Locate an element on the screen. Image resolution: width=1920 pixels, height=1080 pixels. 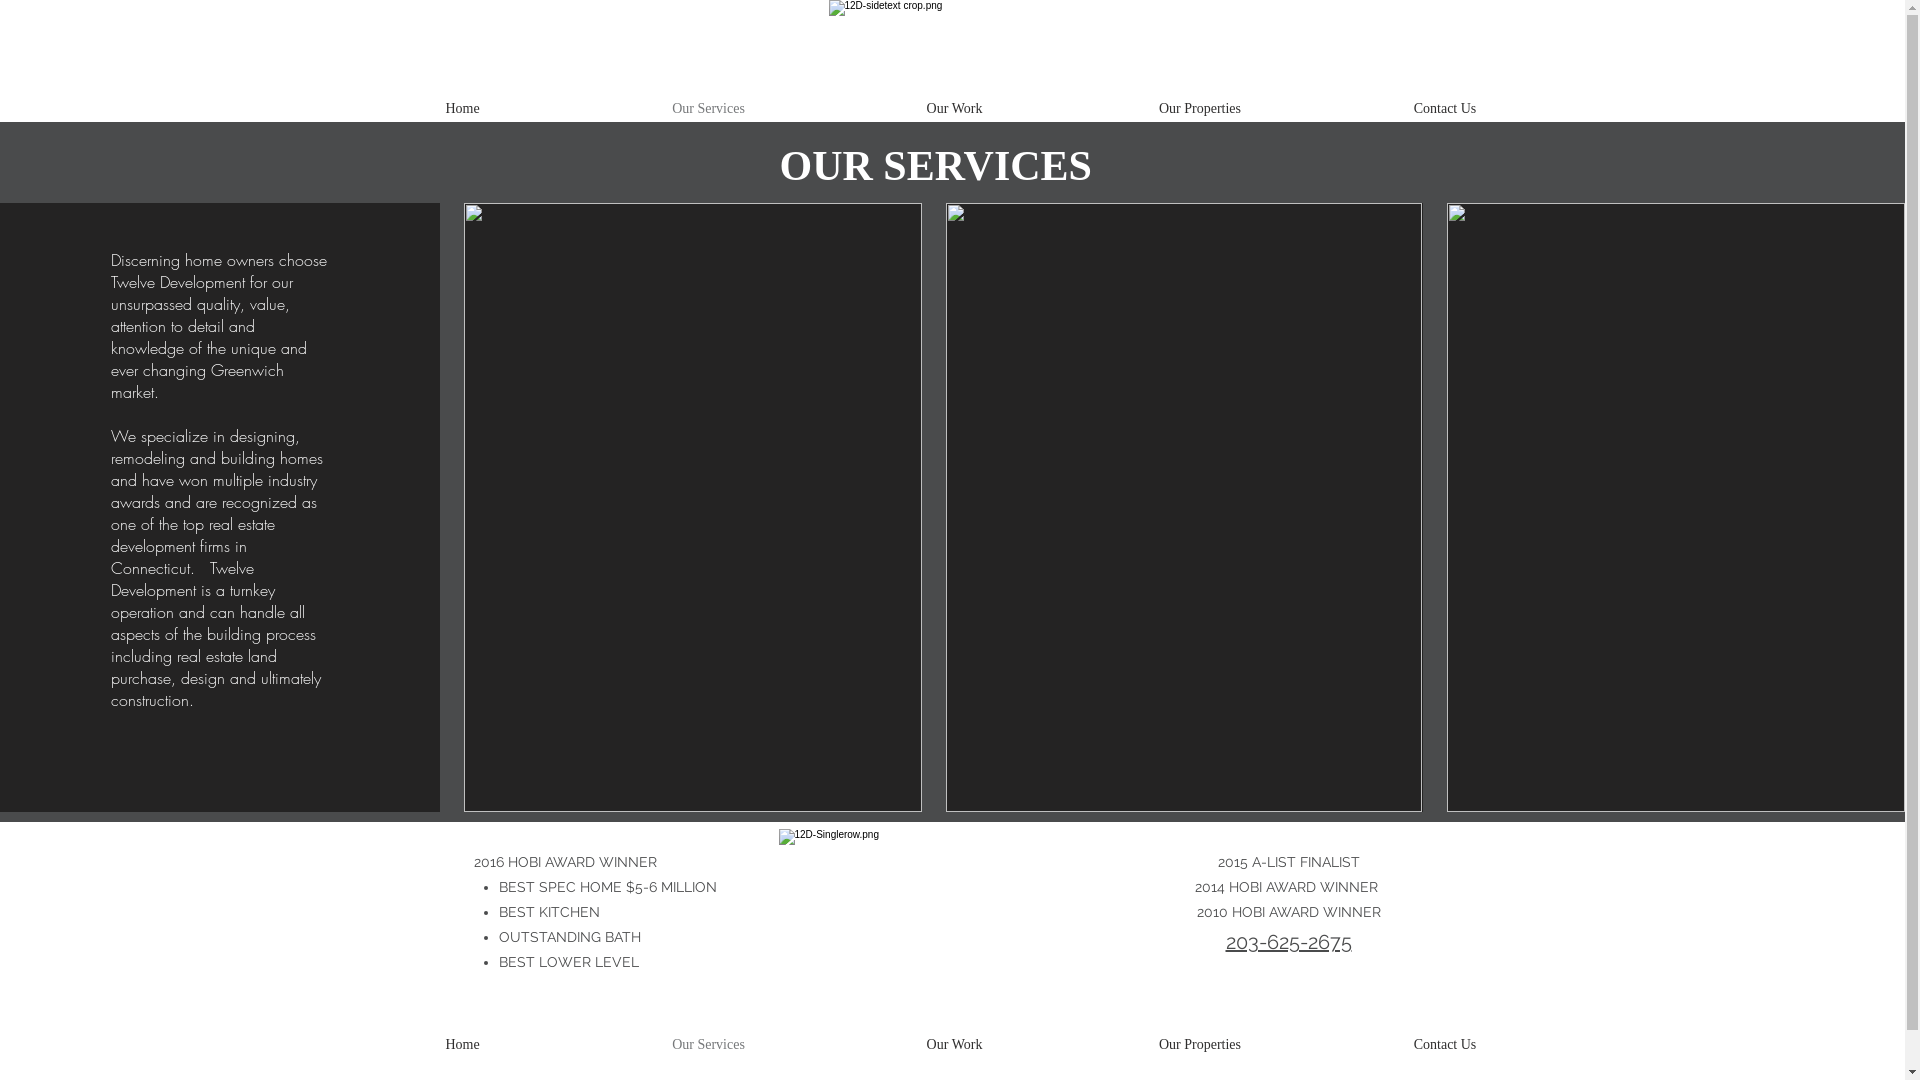
'Our Services' is located at coordinates (709, 1044).